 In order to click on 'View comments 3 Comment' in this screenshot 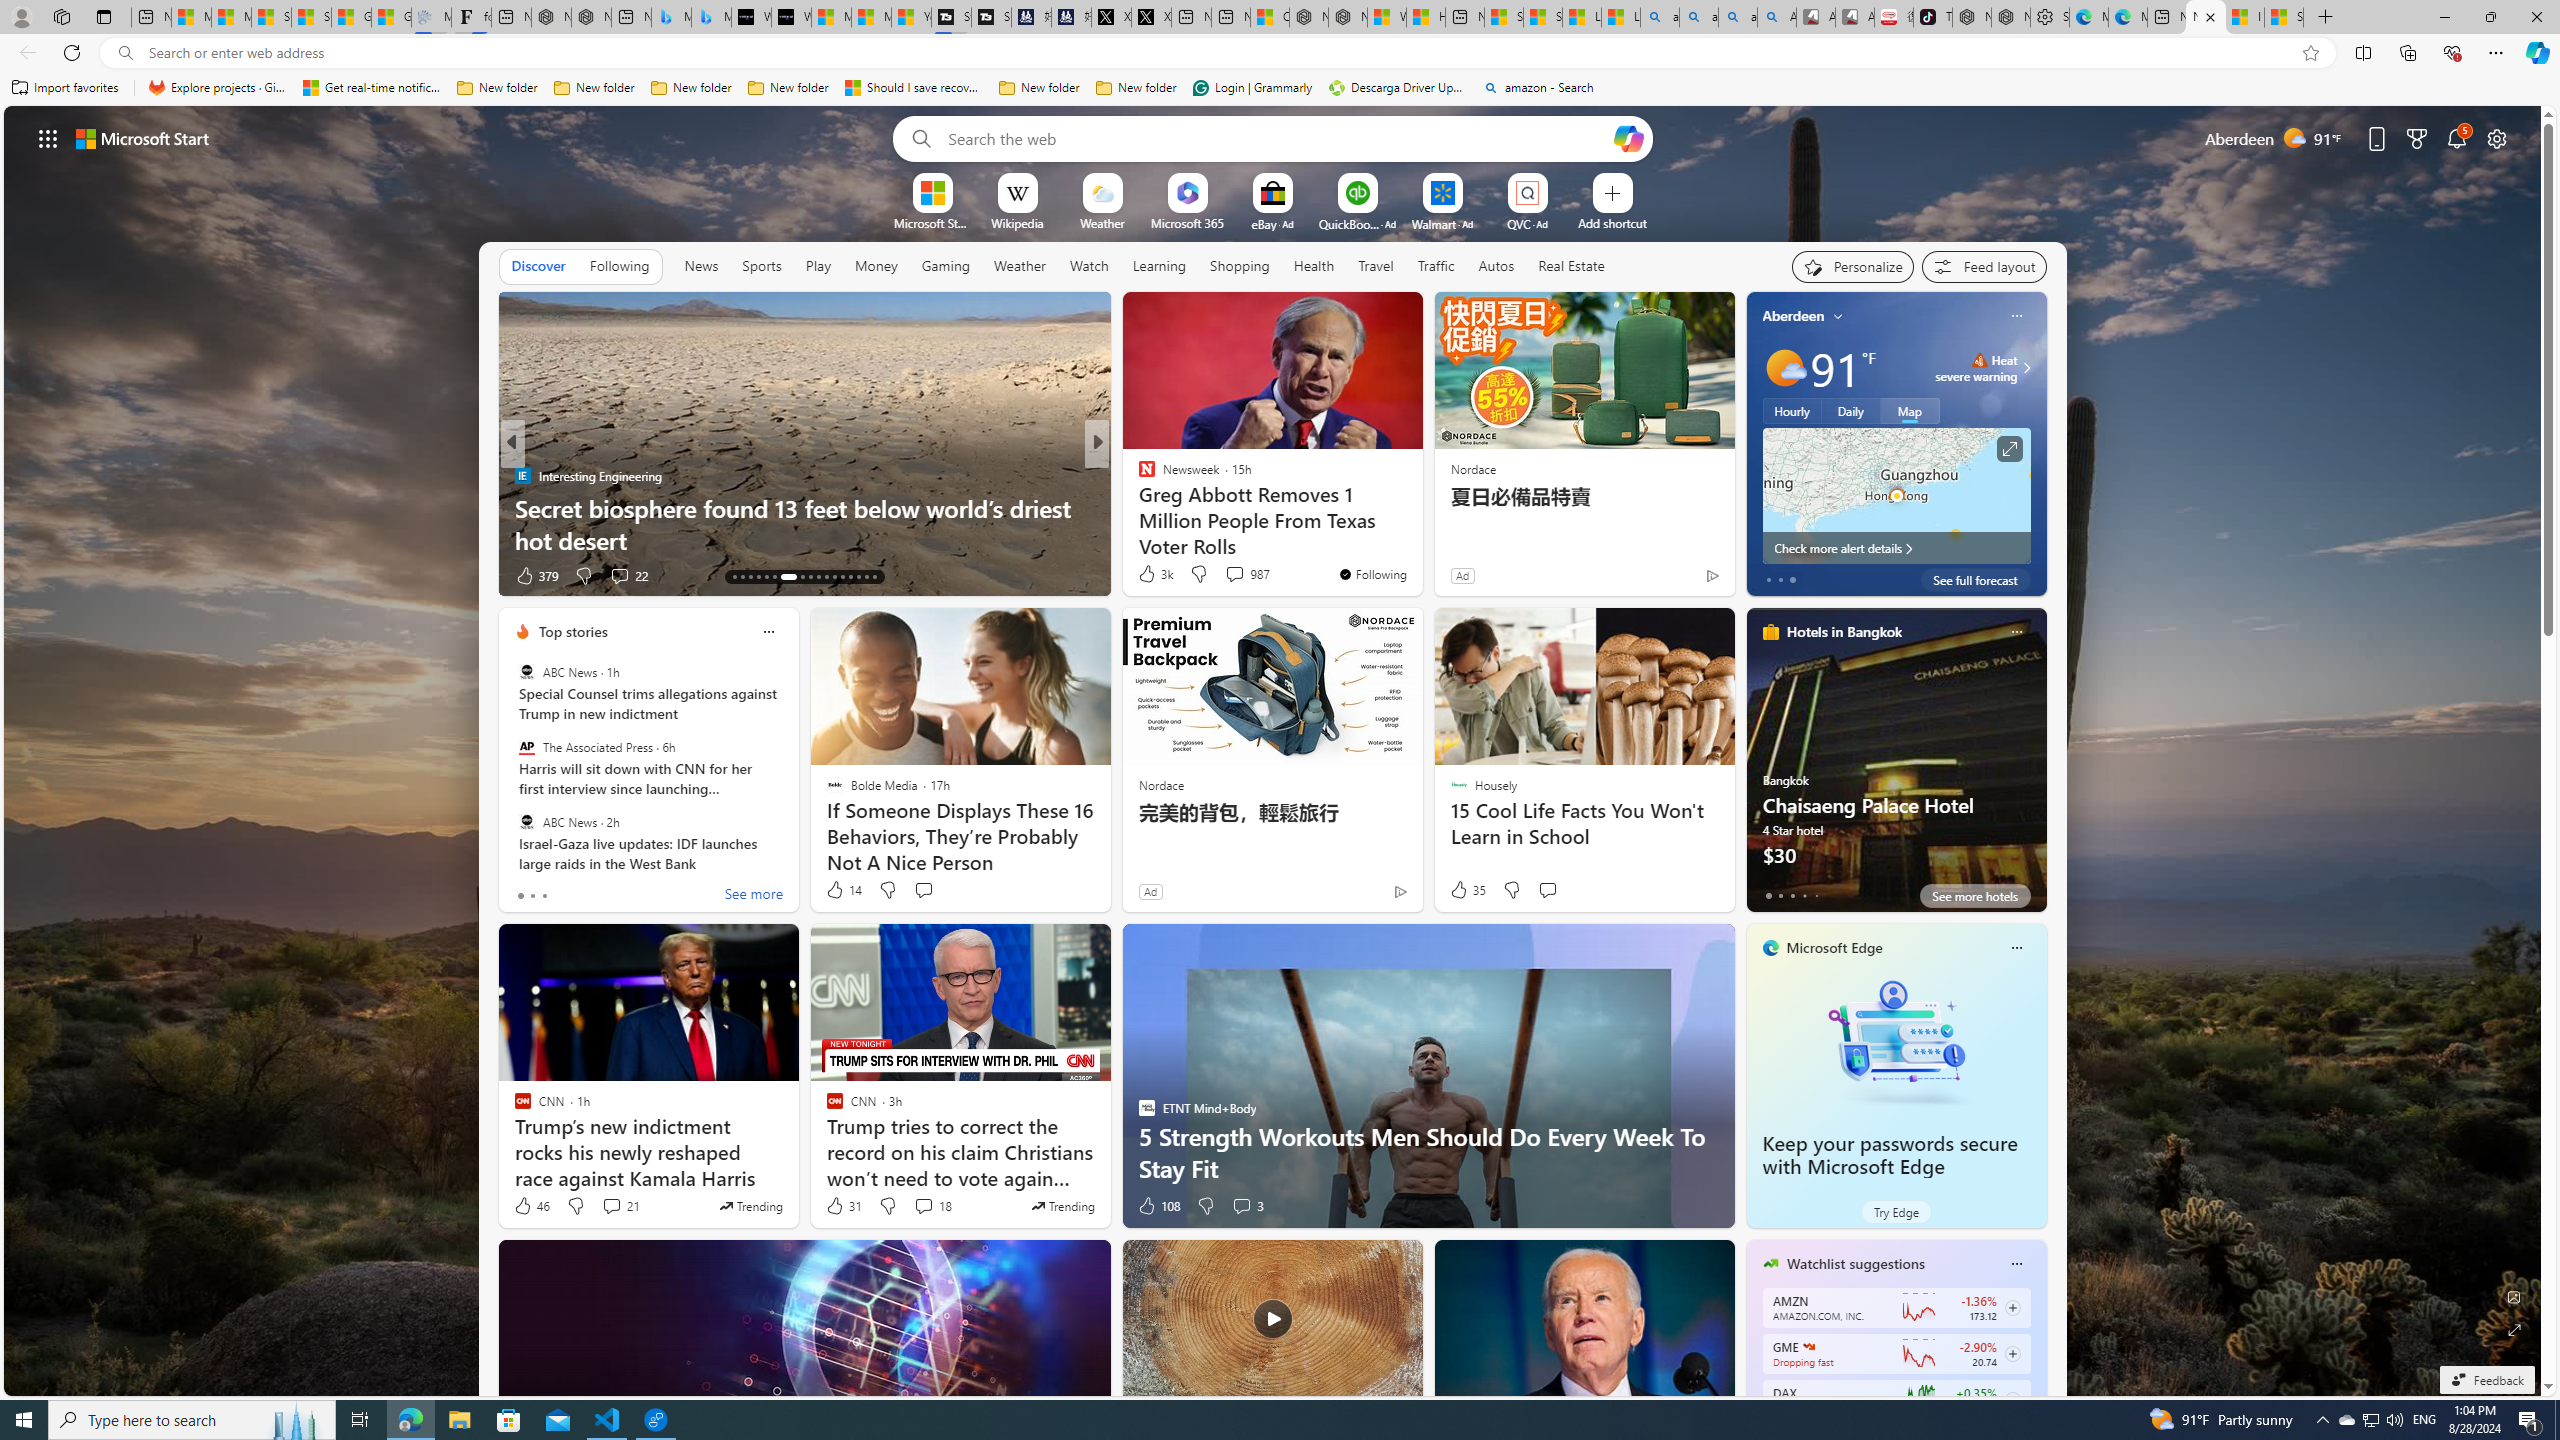, I will do `click(1240, 1206)`.